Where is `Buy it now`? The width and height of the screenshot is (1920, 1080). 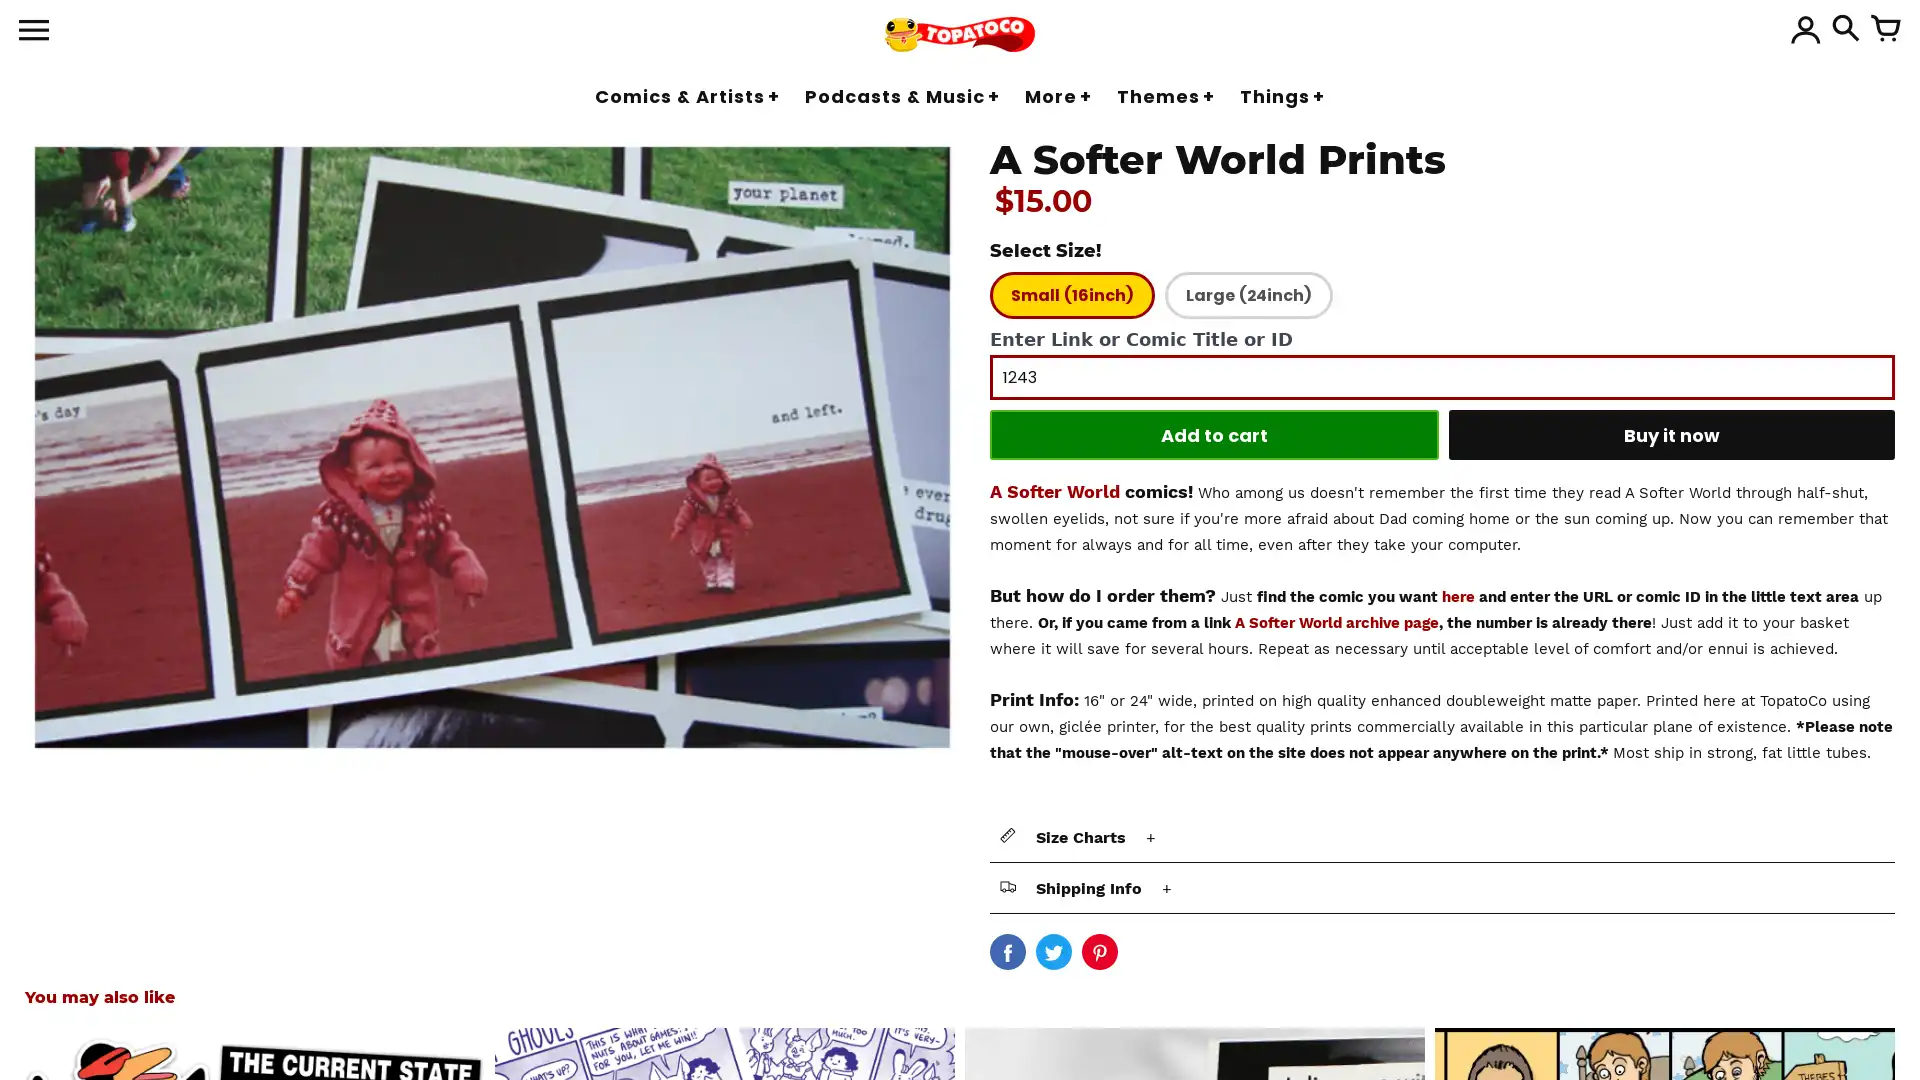
Buy it now is located at coordinates (1671, 434).